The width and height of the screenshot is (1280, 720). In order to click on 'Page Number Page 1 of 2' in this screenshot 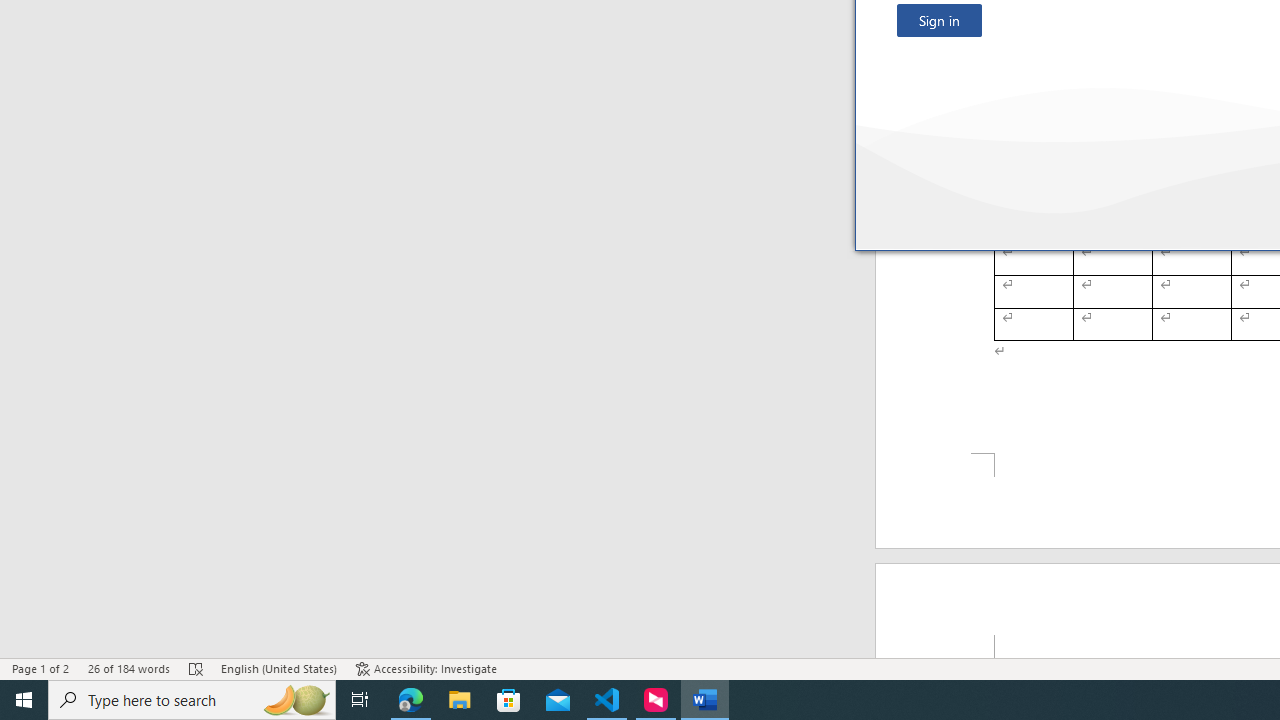, I will do `click(40, 669)`.